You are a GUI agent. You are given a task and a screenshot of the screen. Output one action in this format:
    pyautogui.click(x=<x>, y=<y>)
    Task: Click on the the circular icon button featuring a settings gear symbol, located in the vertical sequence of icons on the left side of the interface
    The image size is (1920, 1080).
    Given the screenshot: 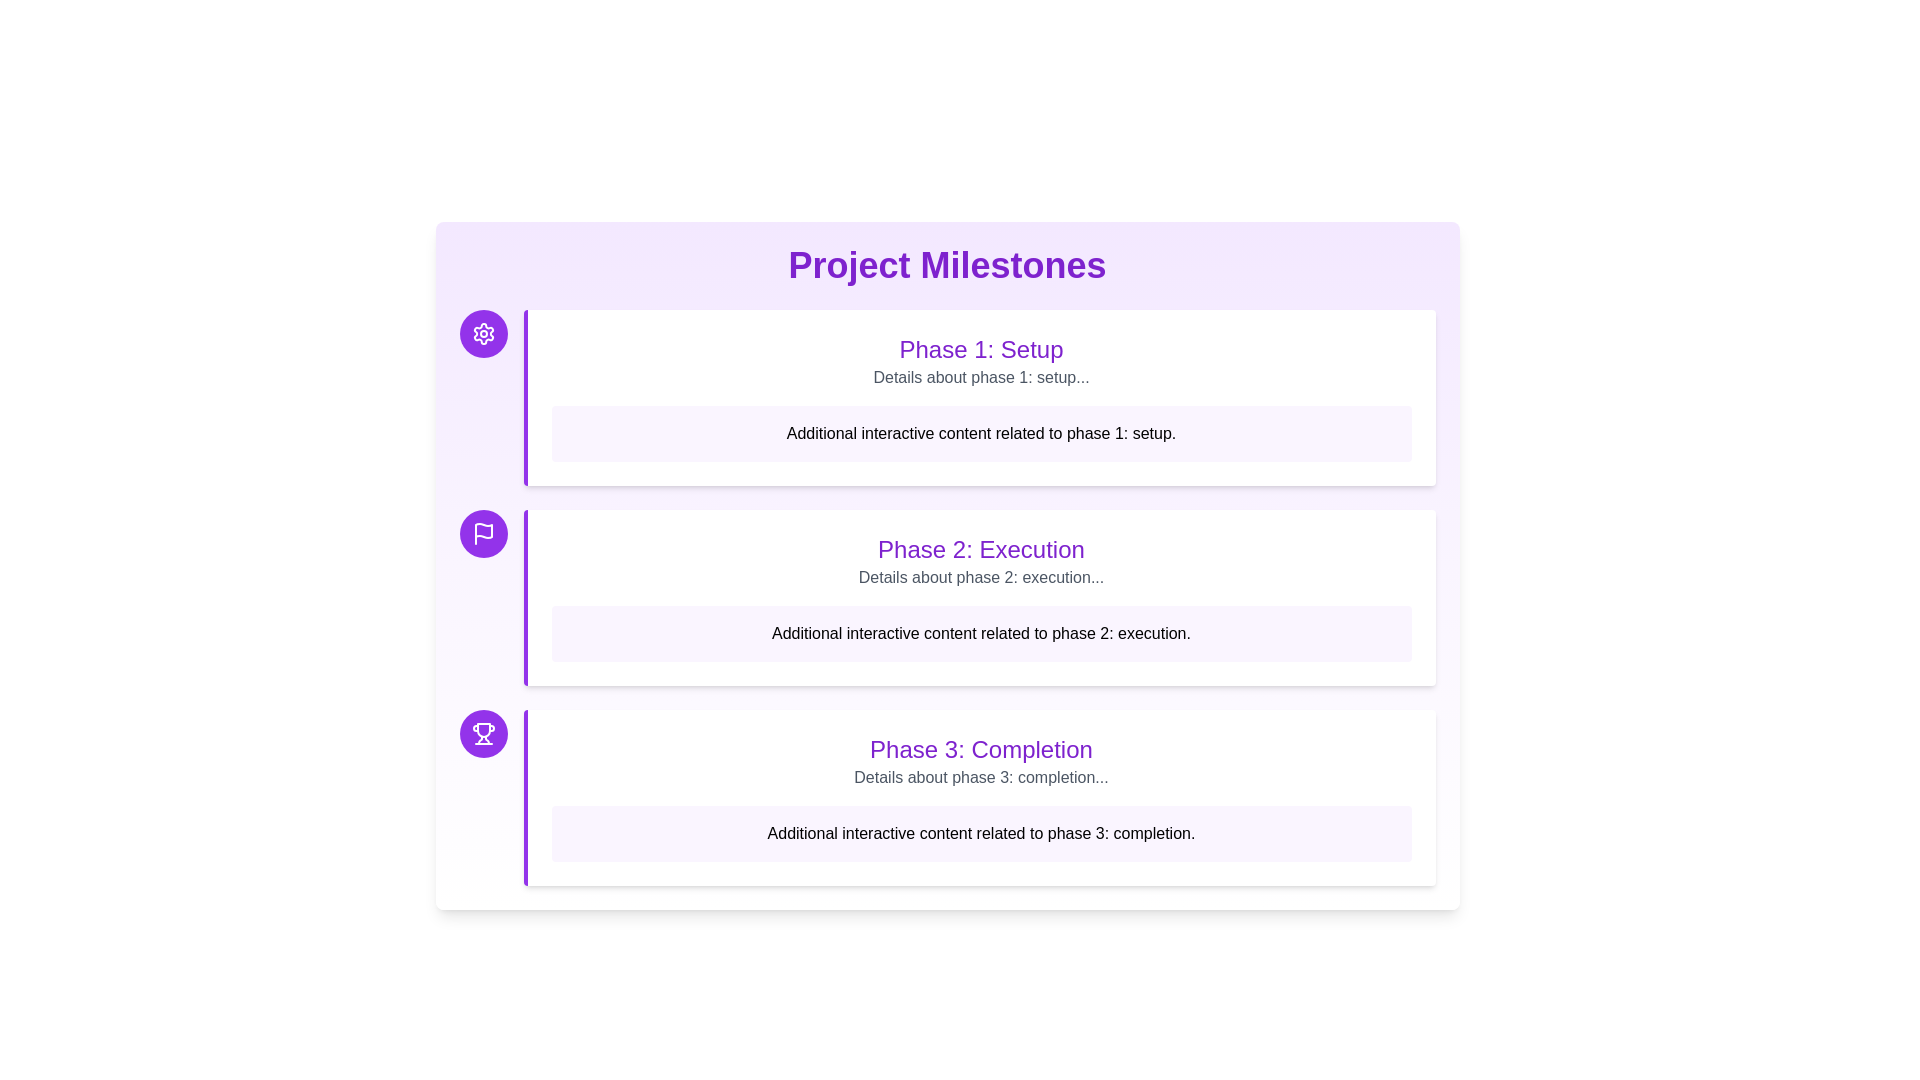 What is the action you would take?
    pyautogui.click(x=483, y=333)
    